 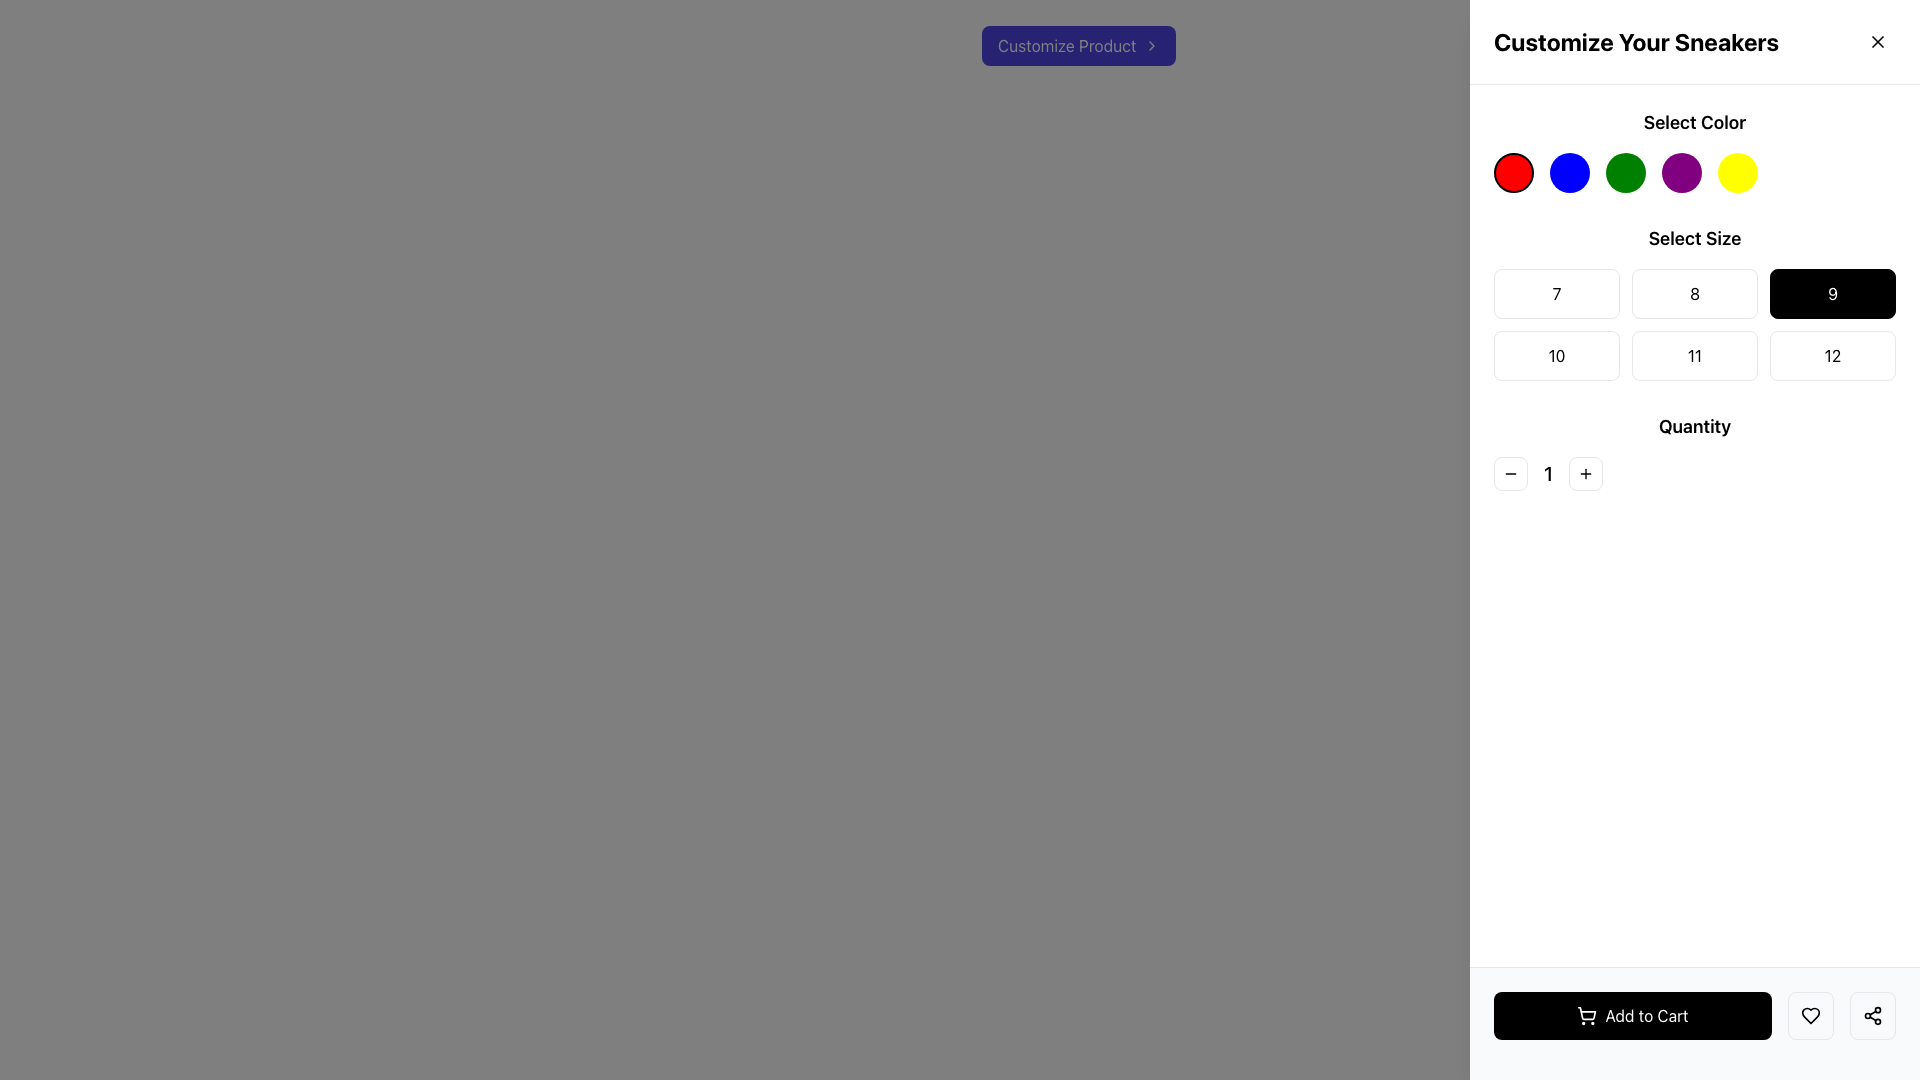 What do you see at coordinates (1876, 42) in the screenshot?
I see `the close button icon located in the top-right corner of the interface to hide or close the associated panel or window` at bounding box center [1876, 42].